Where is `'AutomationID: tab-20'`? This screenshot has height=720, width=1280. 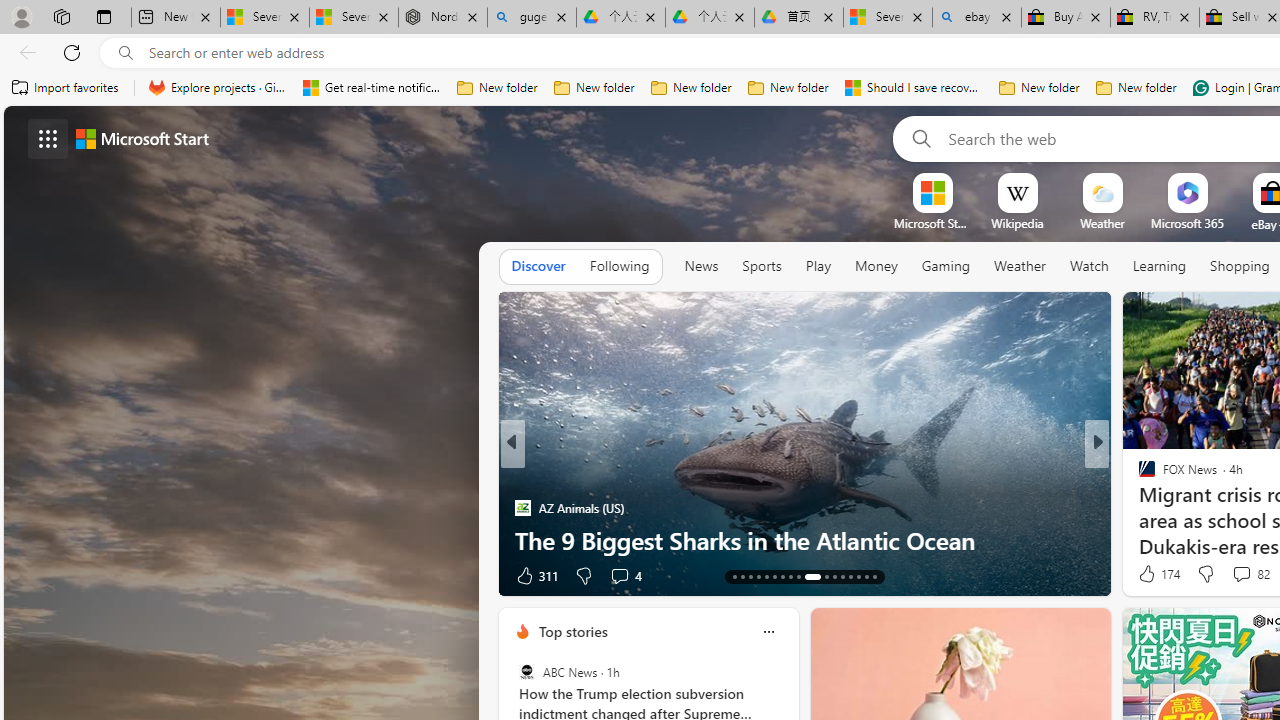
'AutomationID: tab-20' is located at coordinates (789, 577).